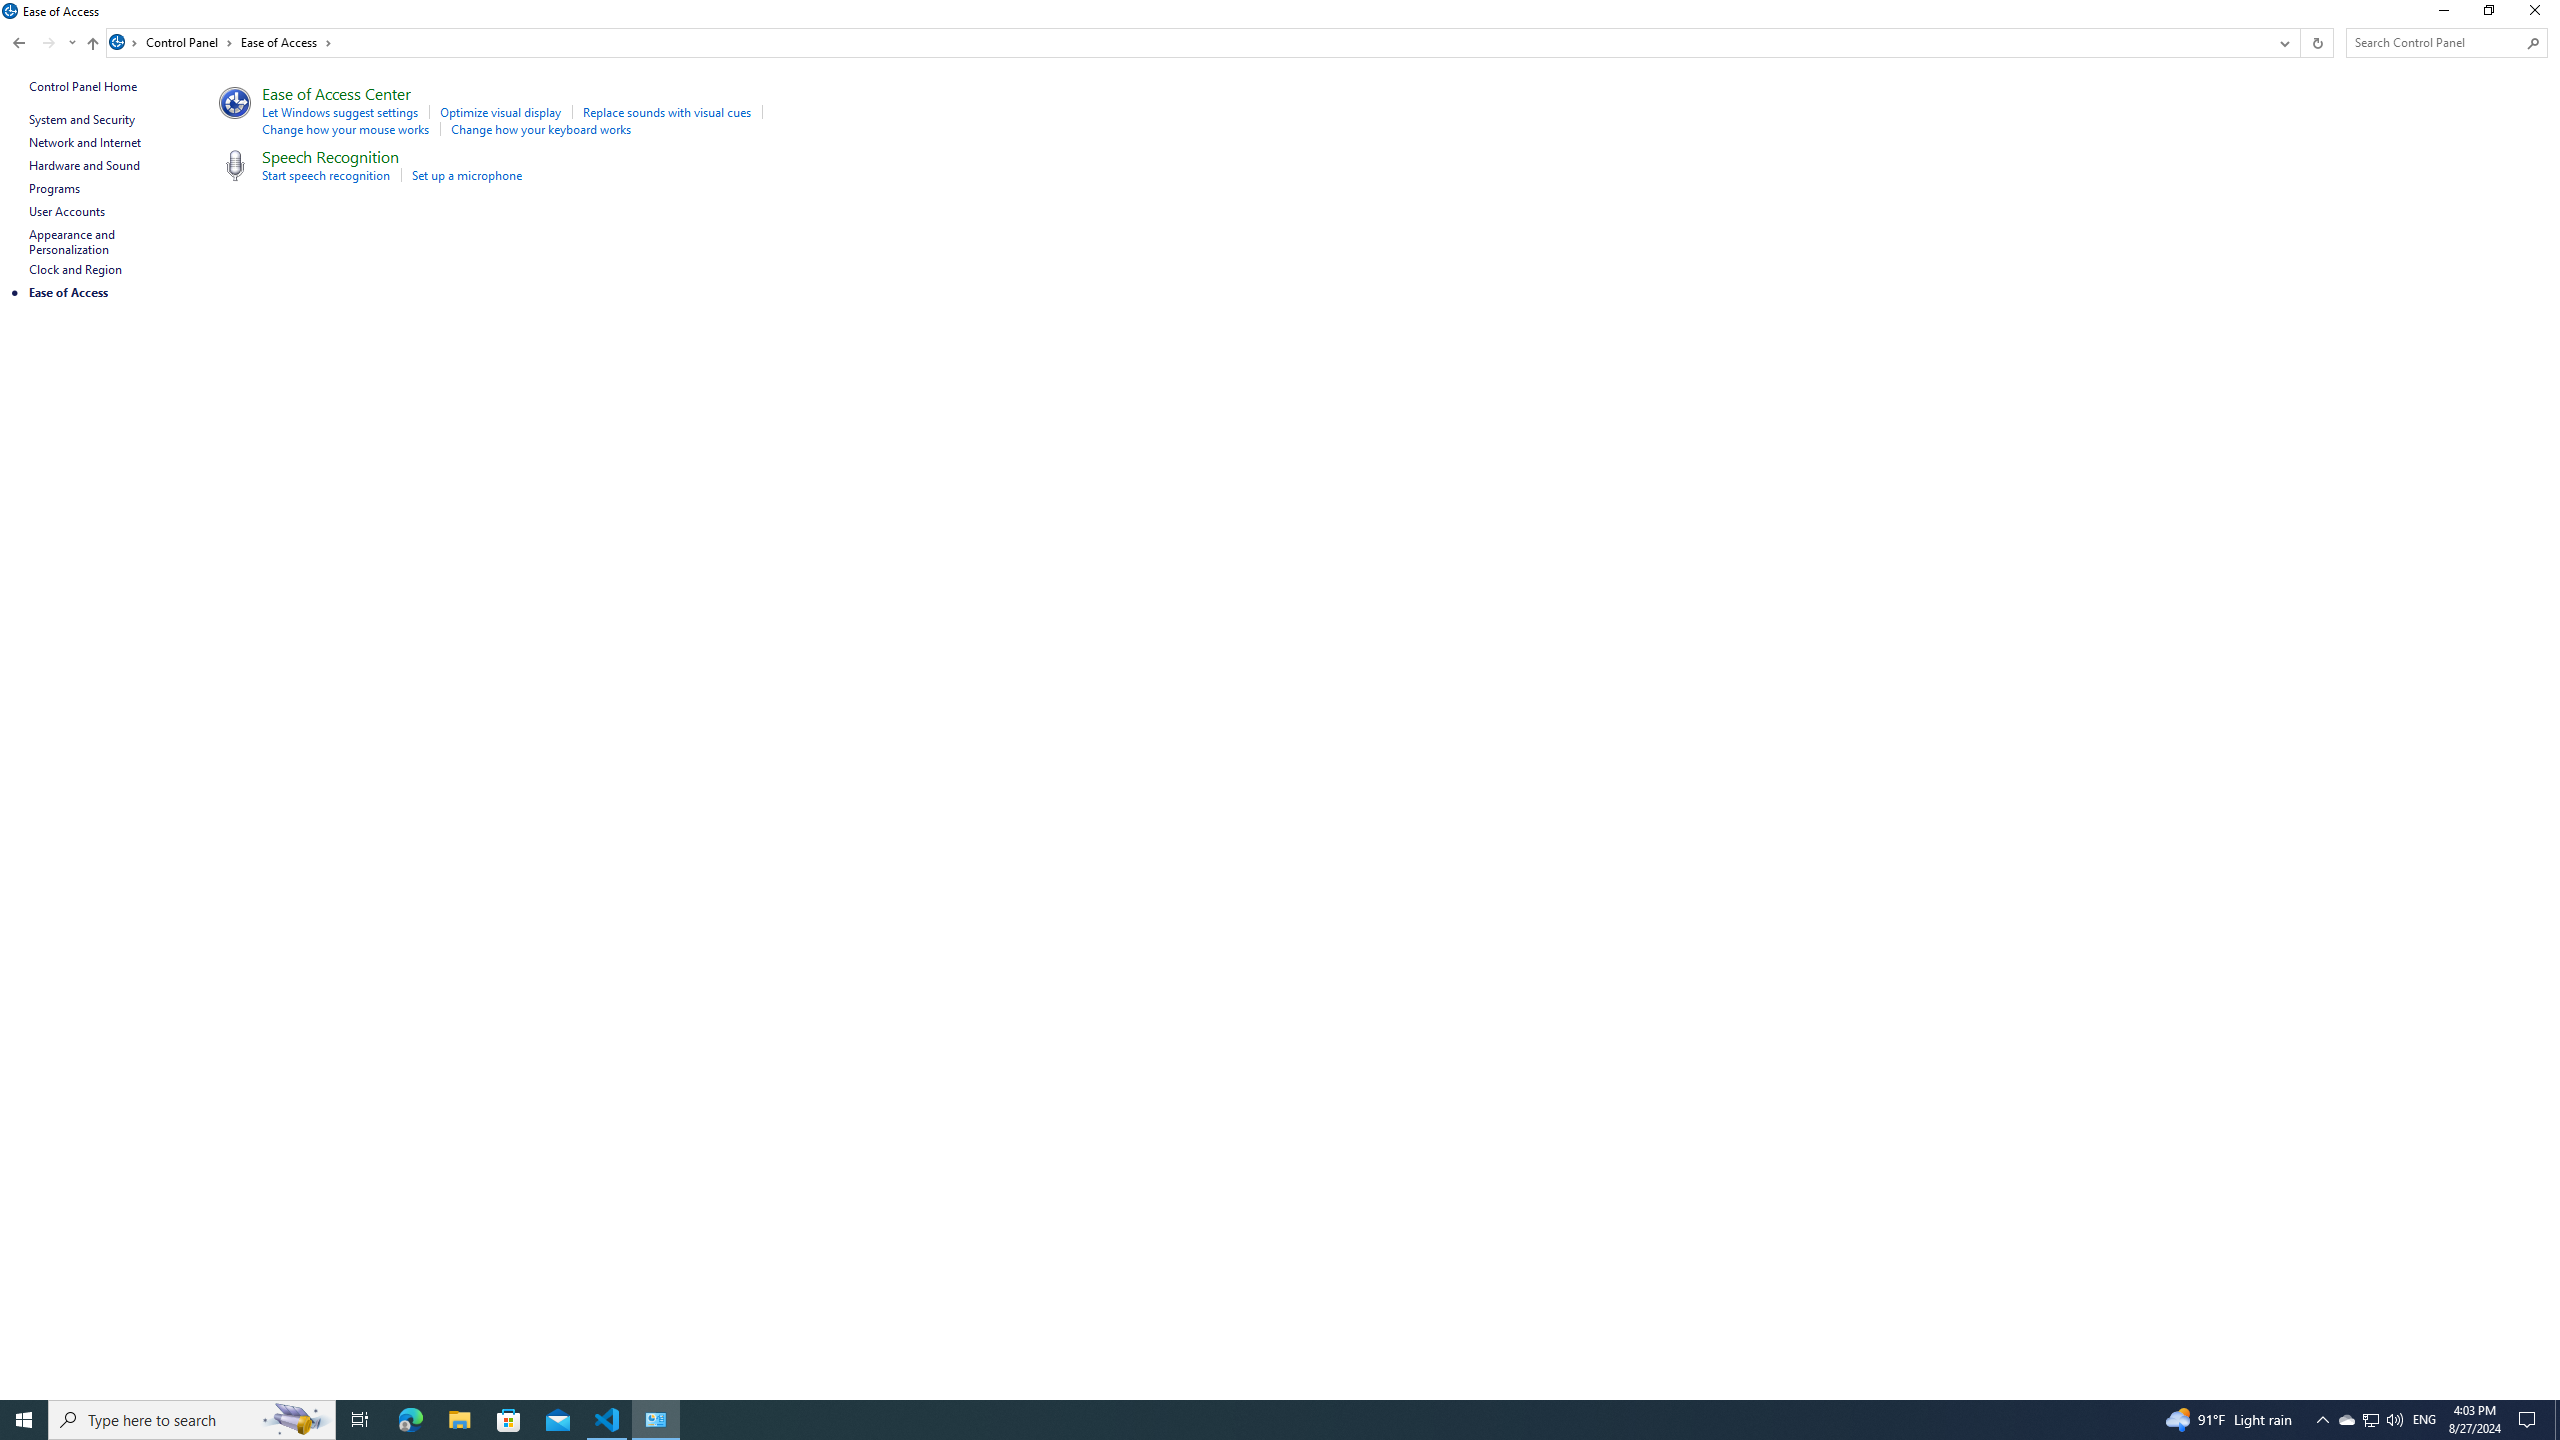 This screenshot has height=1440, width=2560. I want to click on 'Previous Locations', so click(2282, 42).